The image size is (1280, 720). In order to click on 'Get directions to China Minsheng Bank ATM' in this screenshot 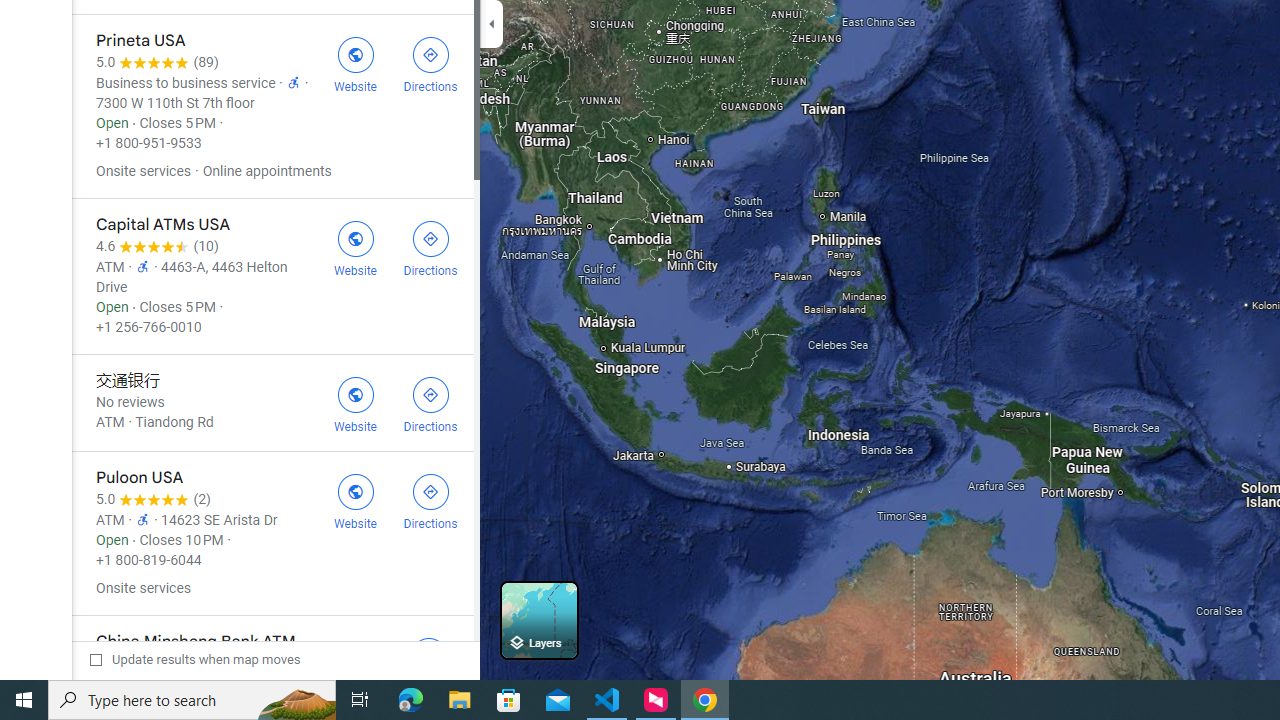, I will do `click(428, 664)`.